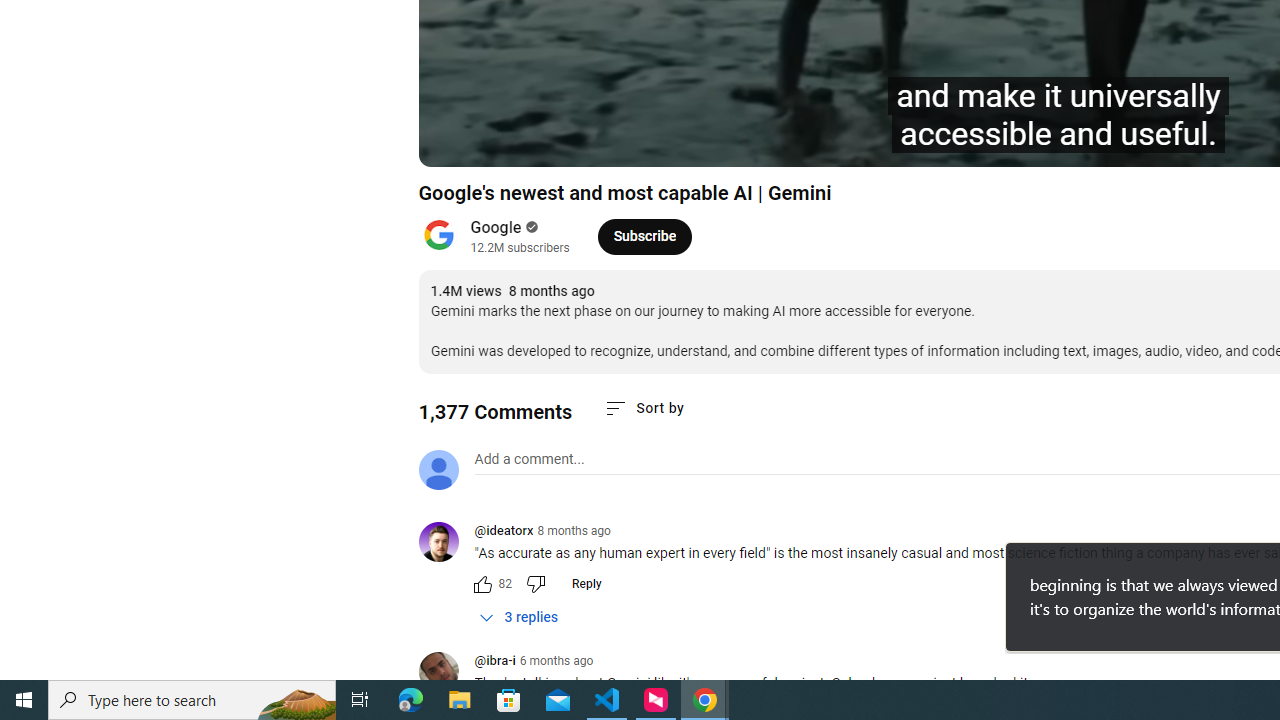 This screenshot has width=1280, height=720. Describe the element at coordinates (503, 531) in the screenshot. I see `'@ideatorx'` at that location.